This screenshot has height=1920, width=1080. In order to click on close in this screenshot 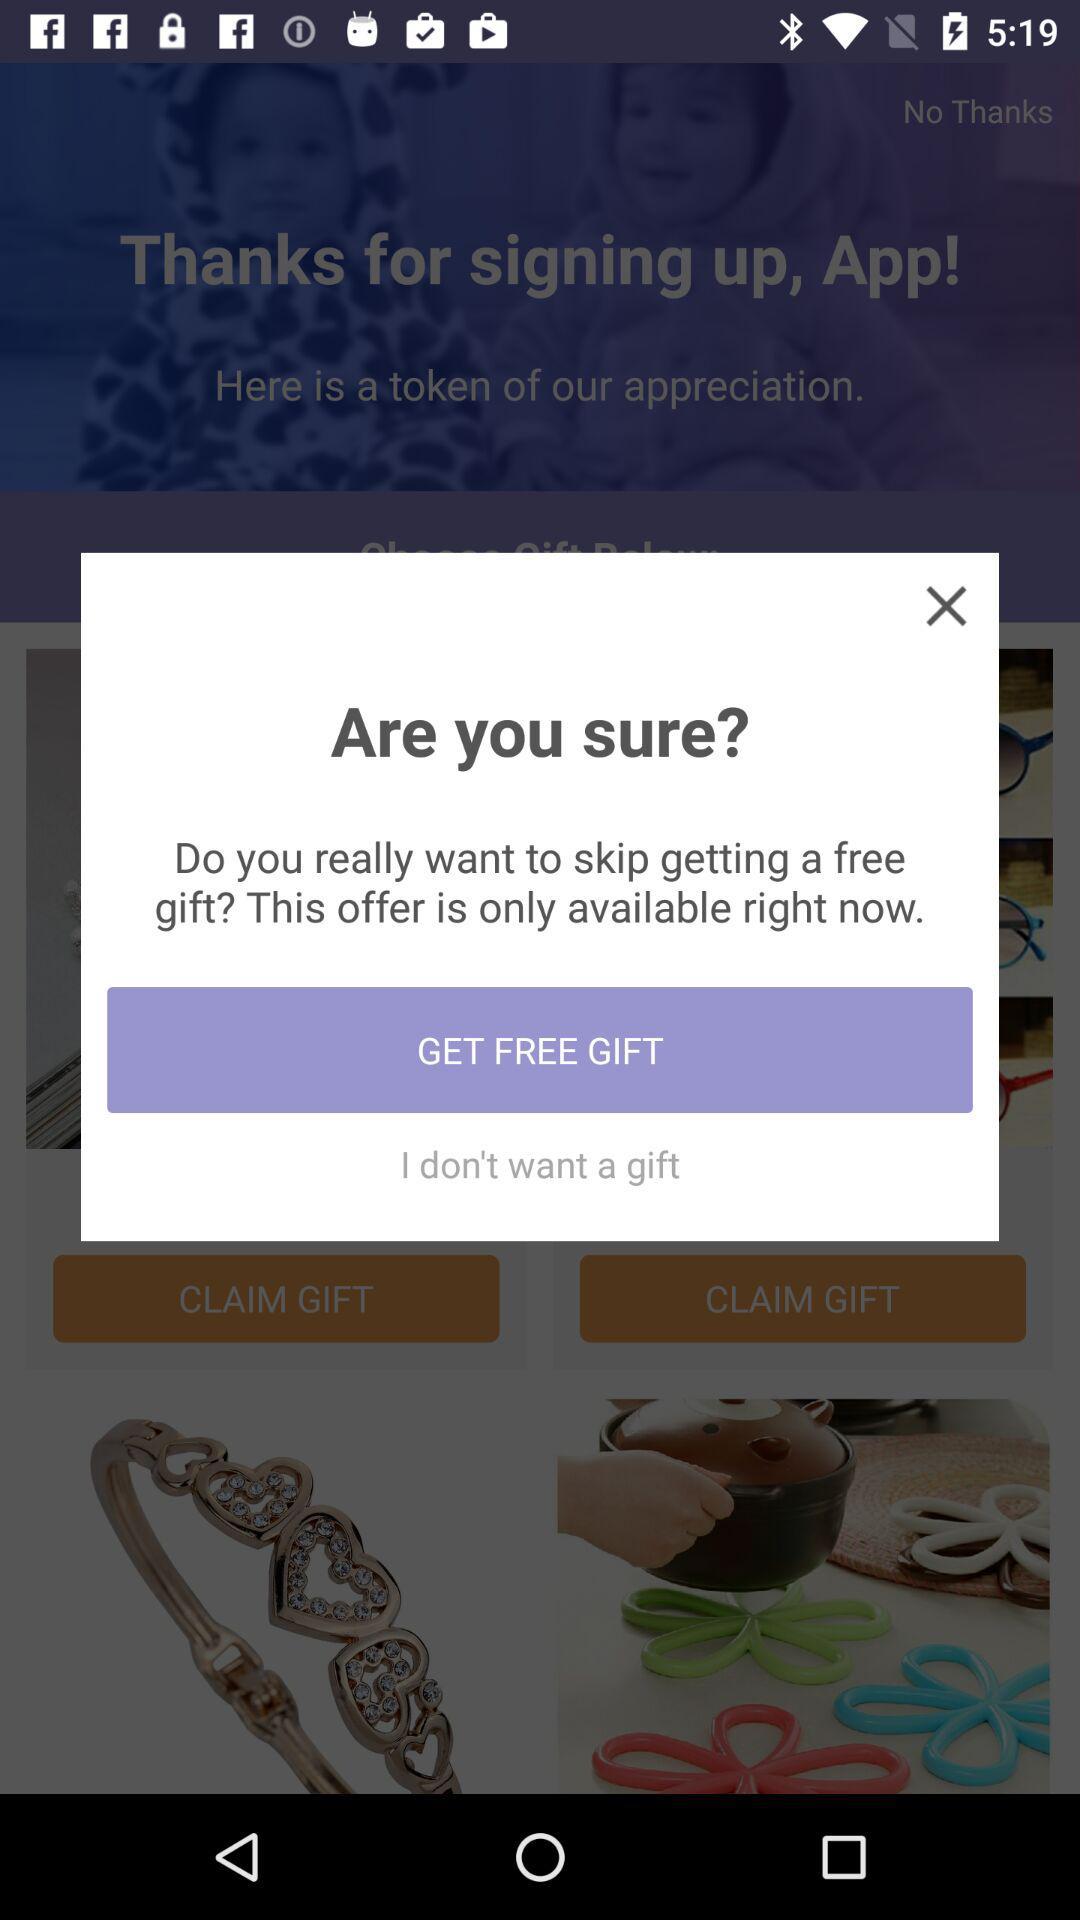, I will do `click(945, 604)`.